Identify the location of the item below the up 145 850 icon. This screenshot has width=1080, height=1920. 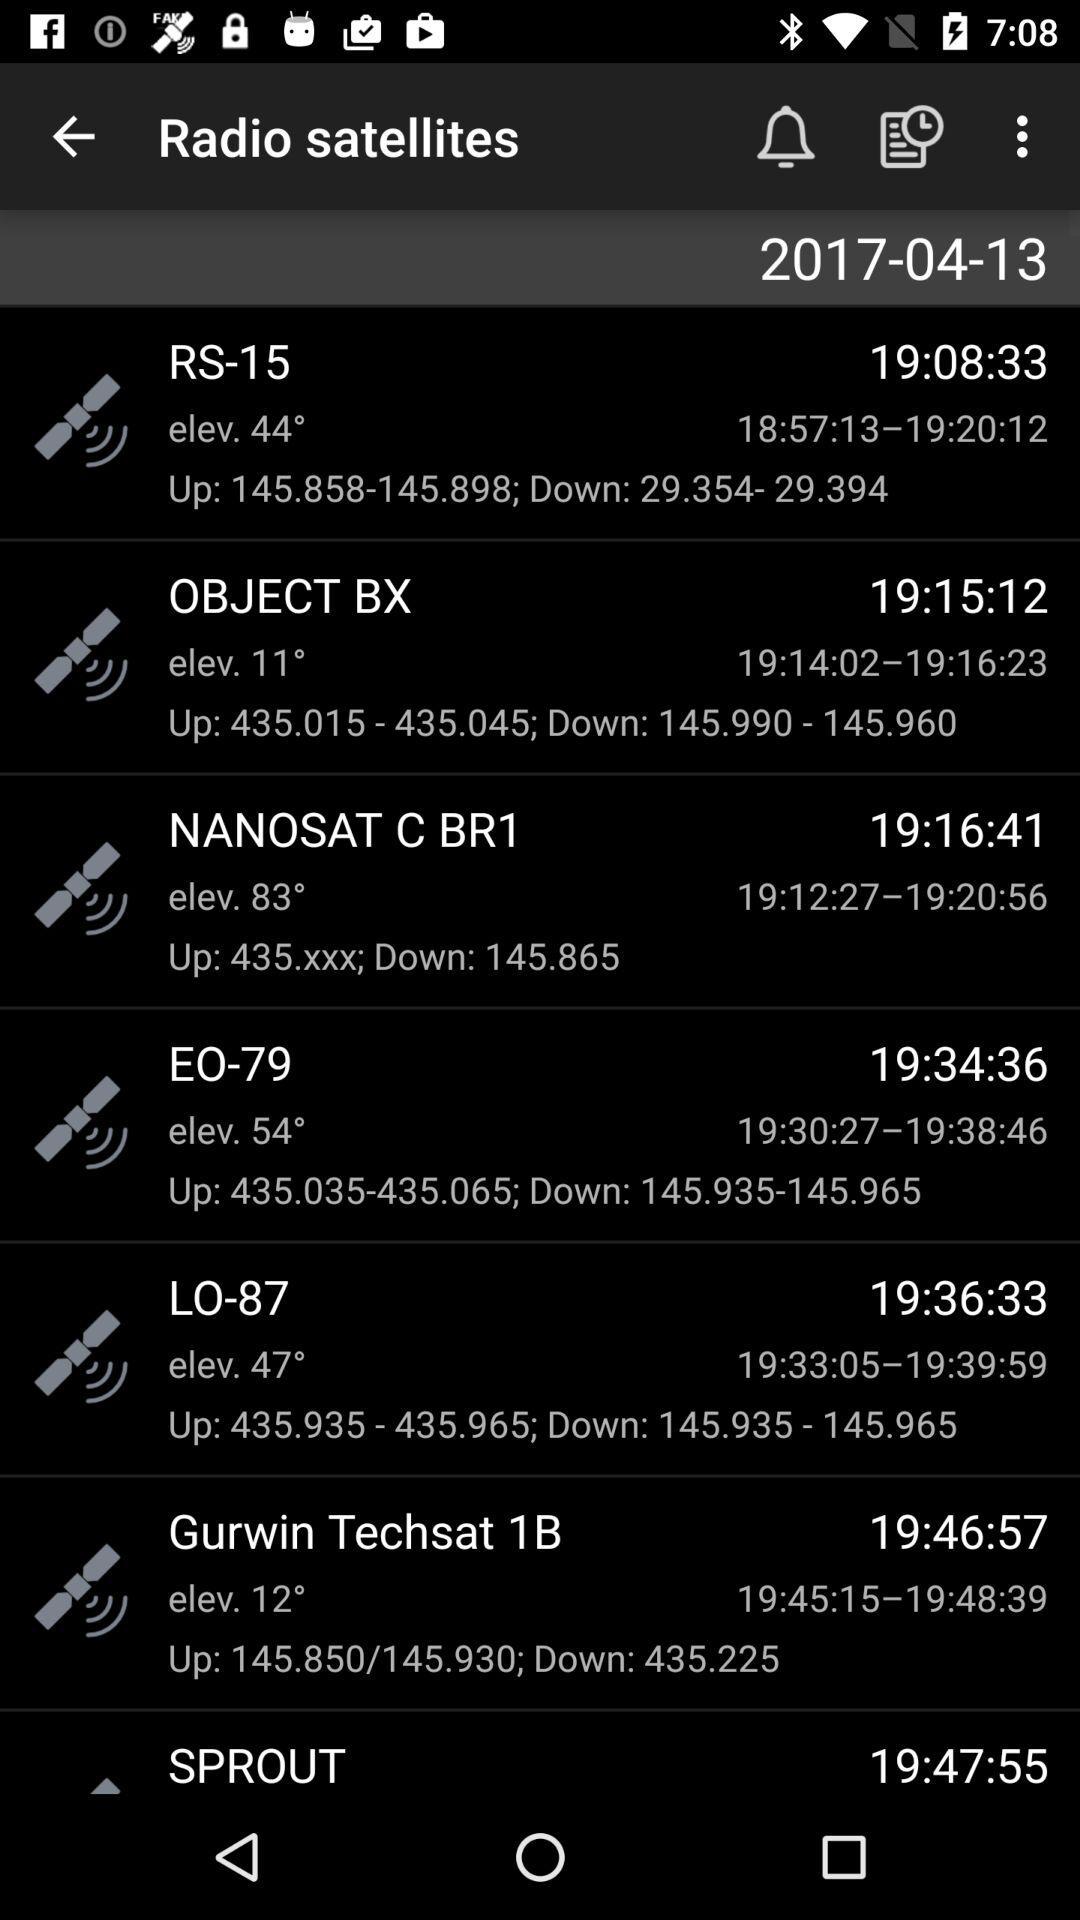
(517, 1763).